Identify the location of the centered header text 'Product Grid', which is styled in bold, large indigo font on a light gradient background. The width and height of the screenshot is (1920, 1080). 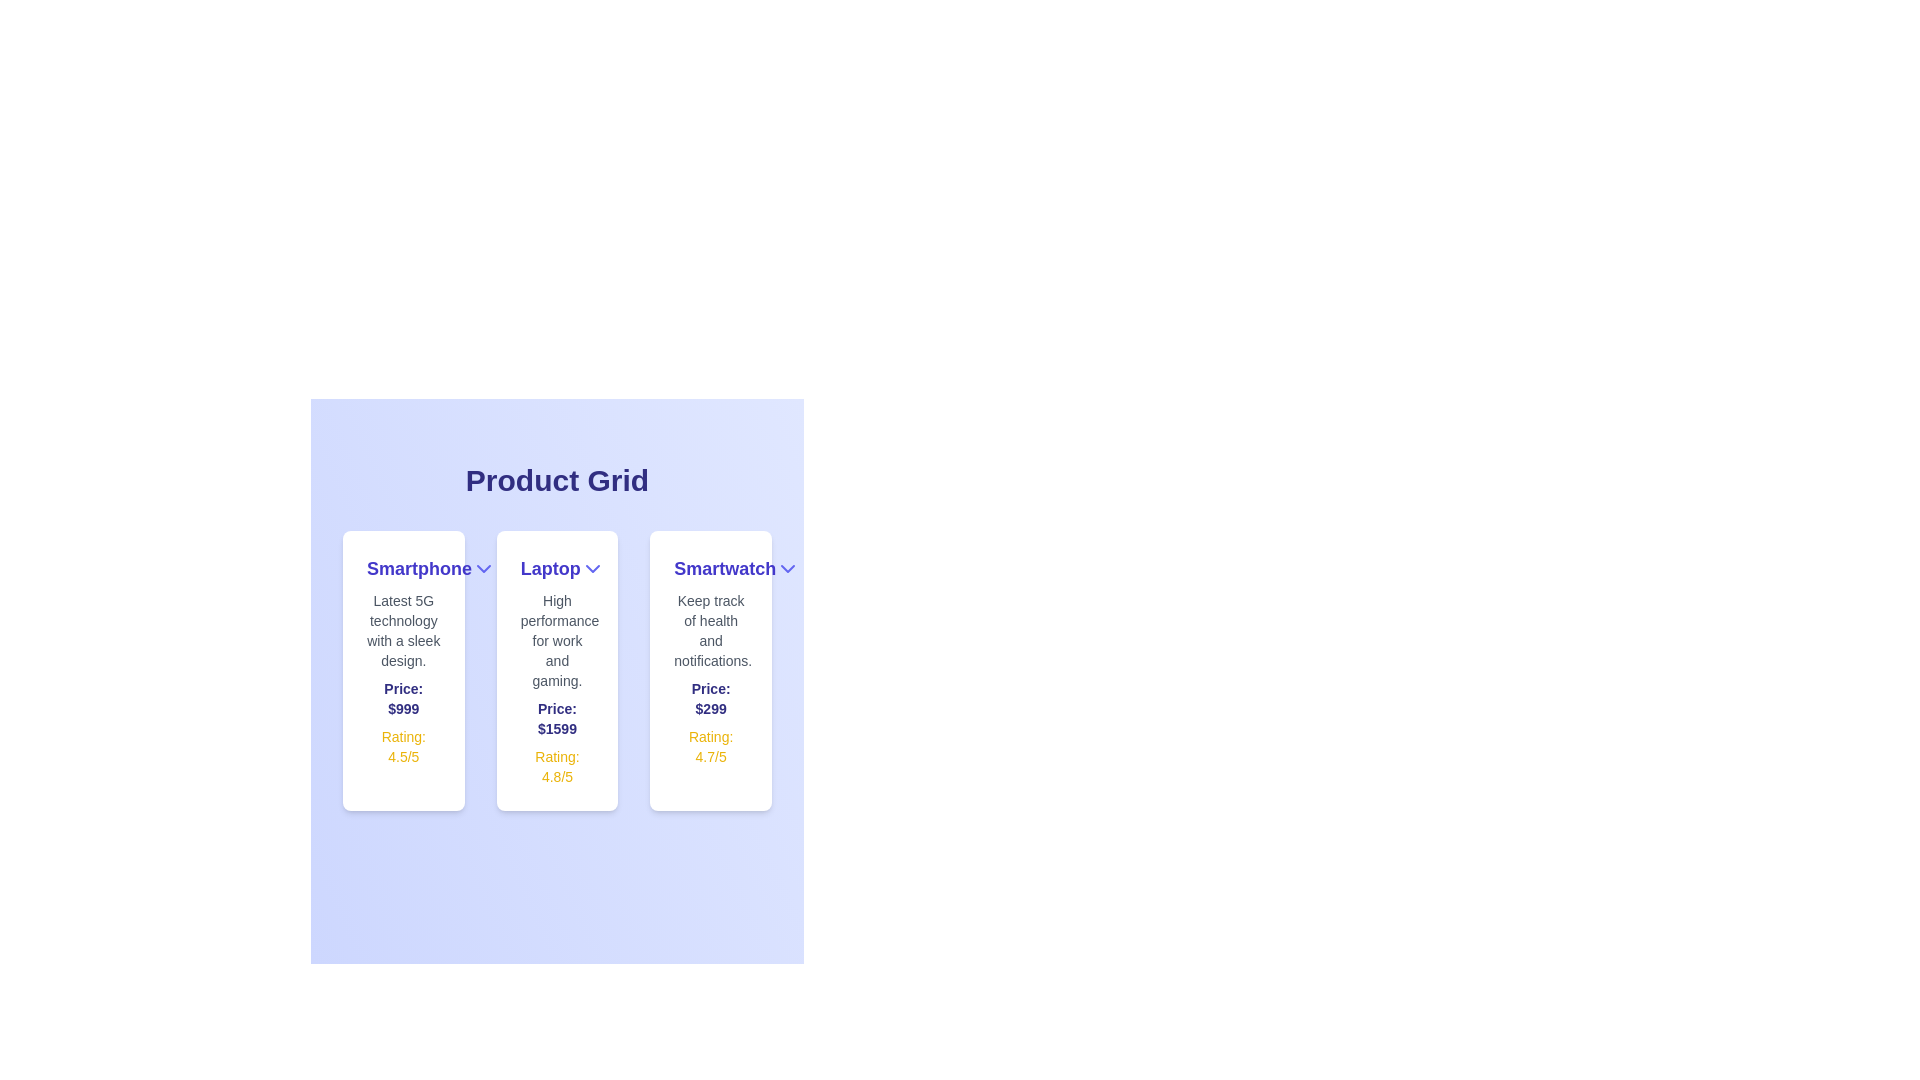
(557, 481).